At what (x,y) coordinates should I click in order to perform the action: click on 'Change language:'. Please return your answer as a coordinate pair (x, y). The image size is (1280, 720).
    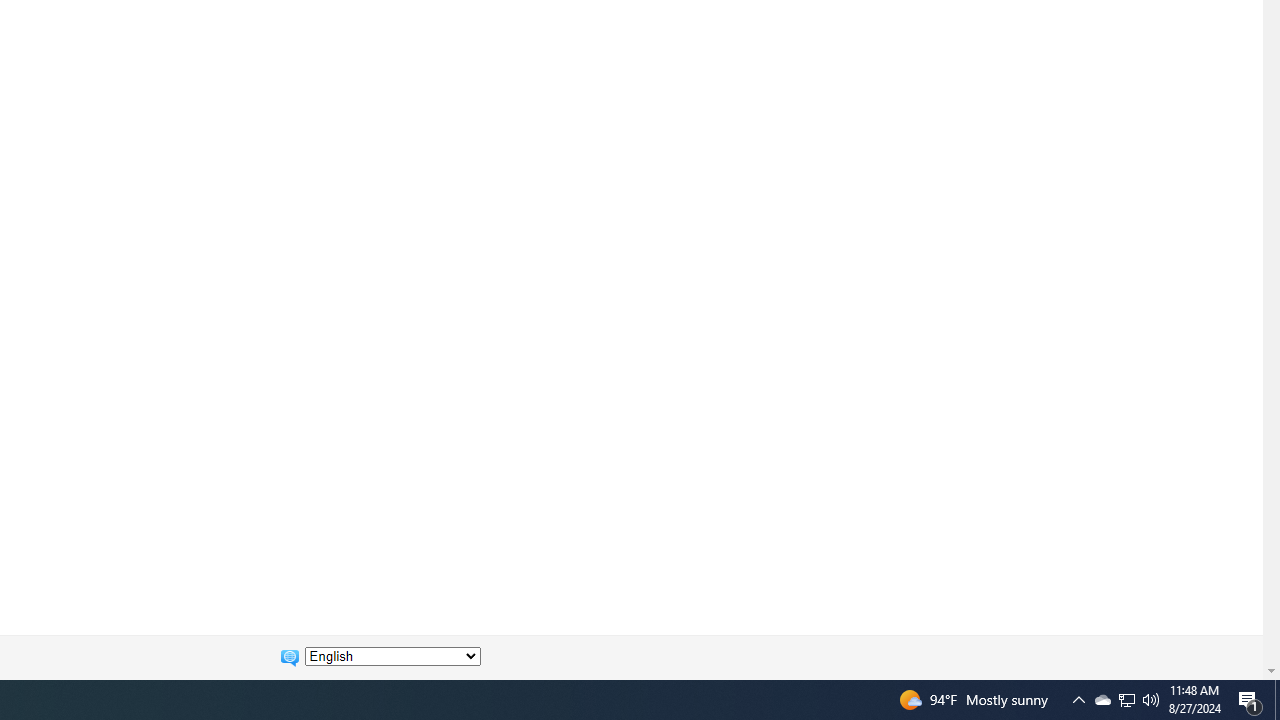
    Looking at the image, I should click on (392, 656).